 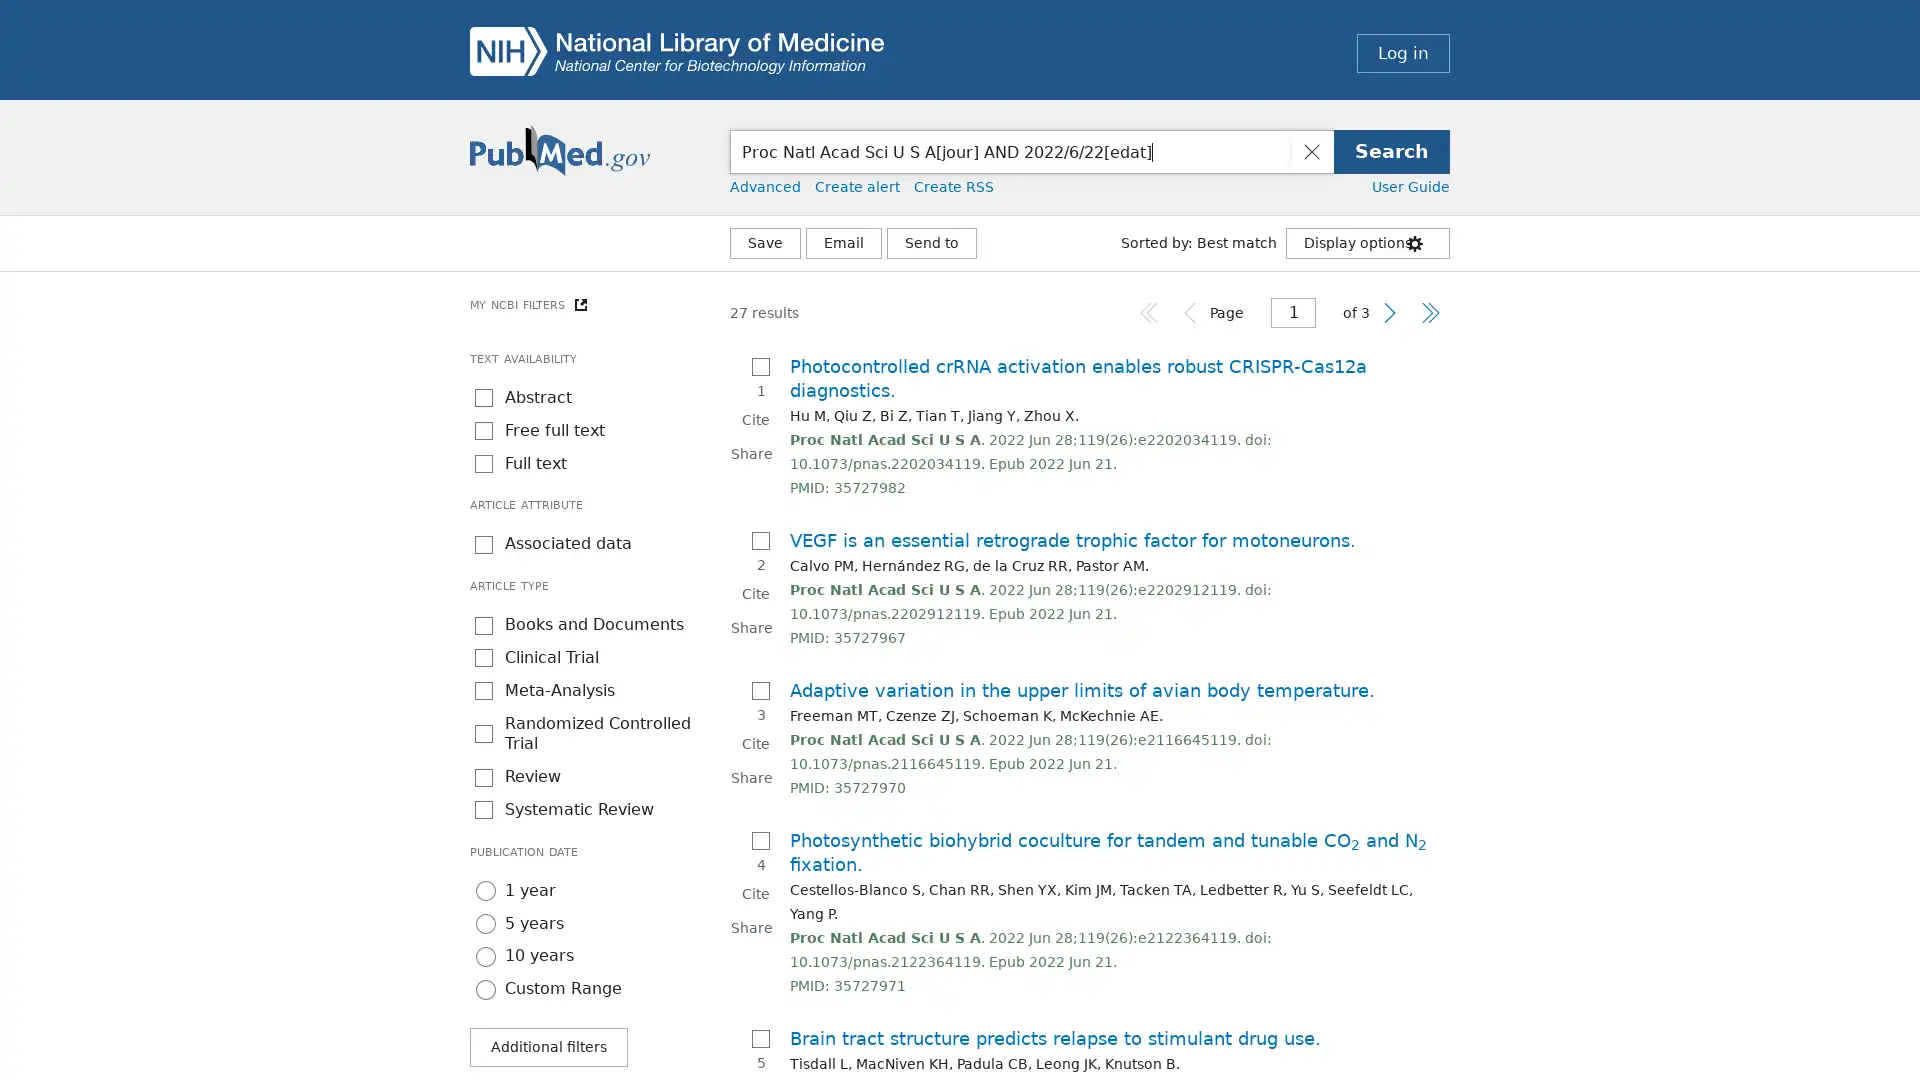 What do you see at coordinates (1389, 312) in the screenshot?
I see `Navigates to the next page of results.` at bounding box center [1389, 312].